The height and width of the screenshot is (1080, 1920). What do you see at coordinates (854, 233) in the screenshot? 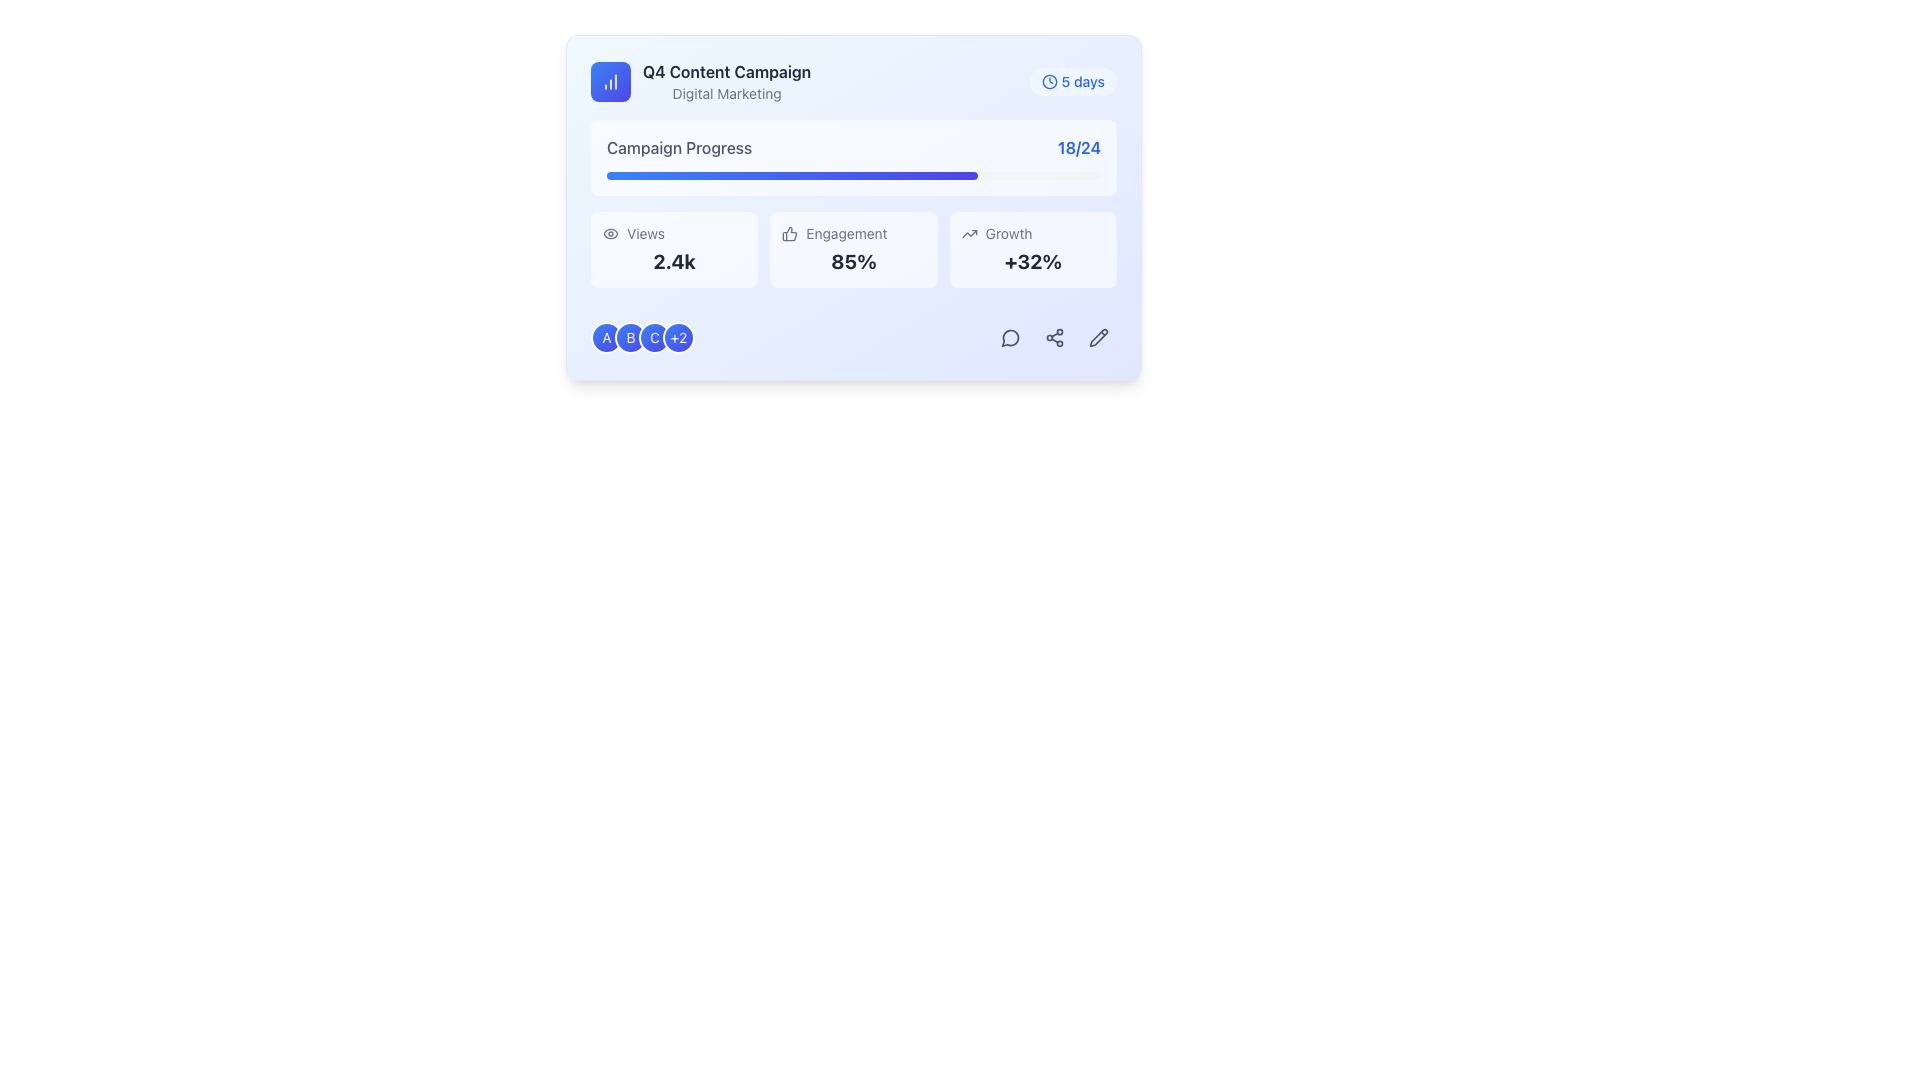
I see `the 'Engagement' label, which is a light gray textual label located above the numeric representation '85%' in the campaign statistics section` at bounding box center [854, 233].